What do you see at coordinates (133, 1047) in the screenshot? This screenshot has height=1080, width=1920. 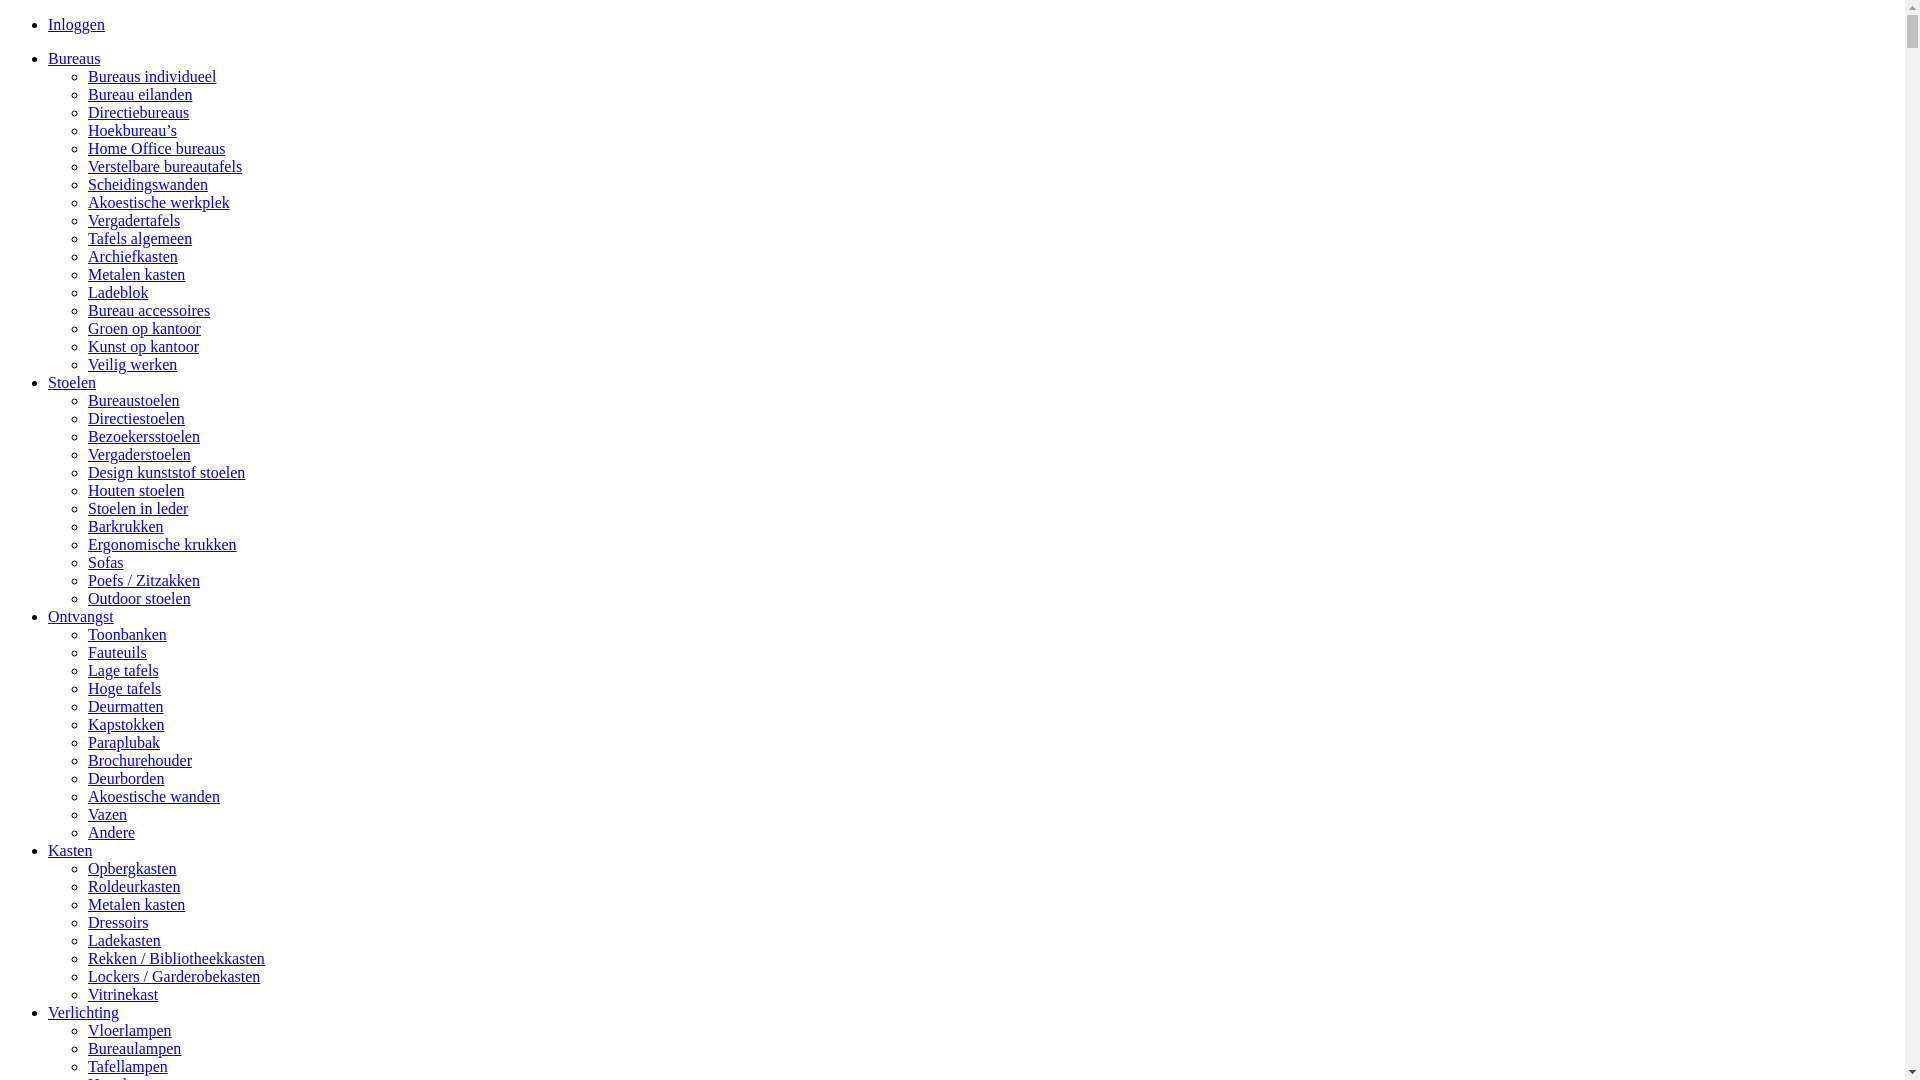 I see `'Bureaulampen'` at bounding box center [133, 1047].